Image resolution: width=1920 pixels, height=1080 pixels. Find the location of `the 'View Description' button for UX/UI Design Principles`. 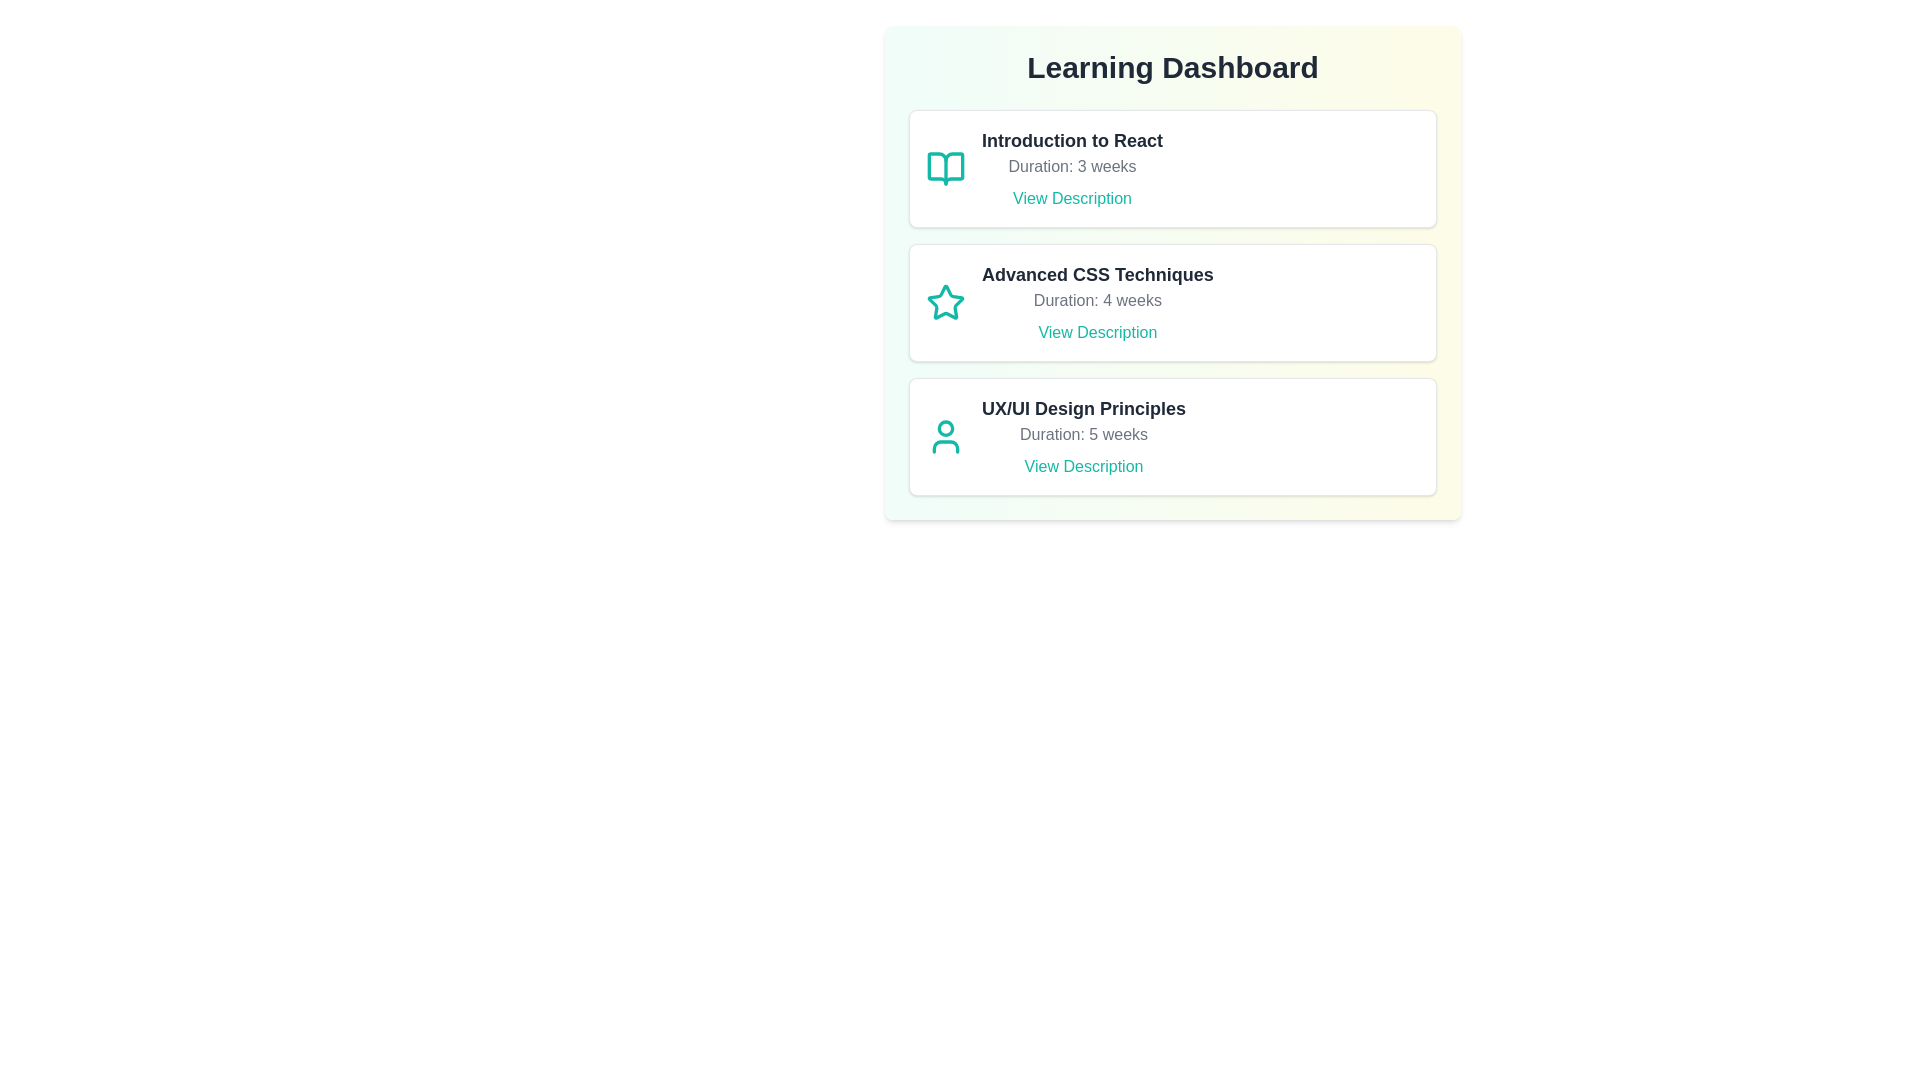

the 'View Description' button for UX/UI Design Principles is located at coordinates (1083, 466).